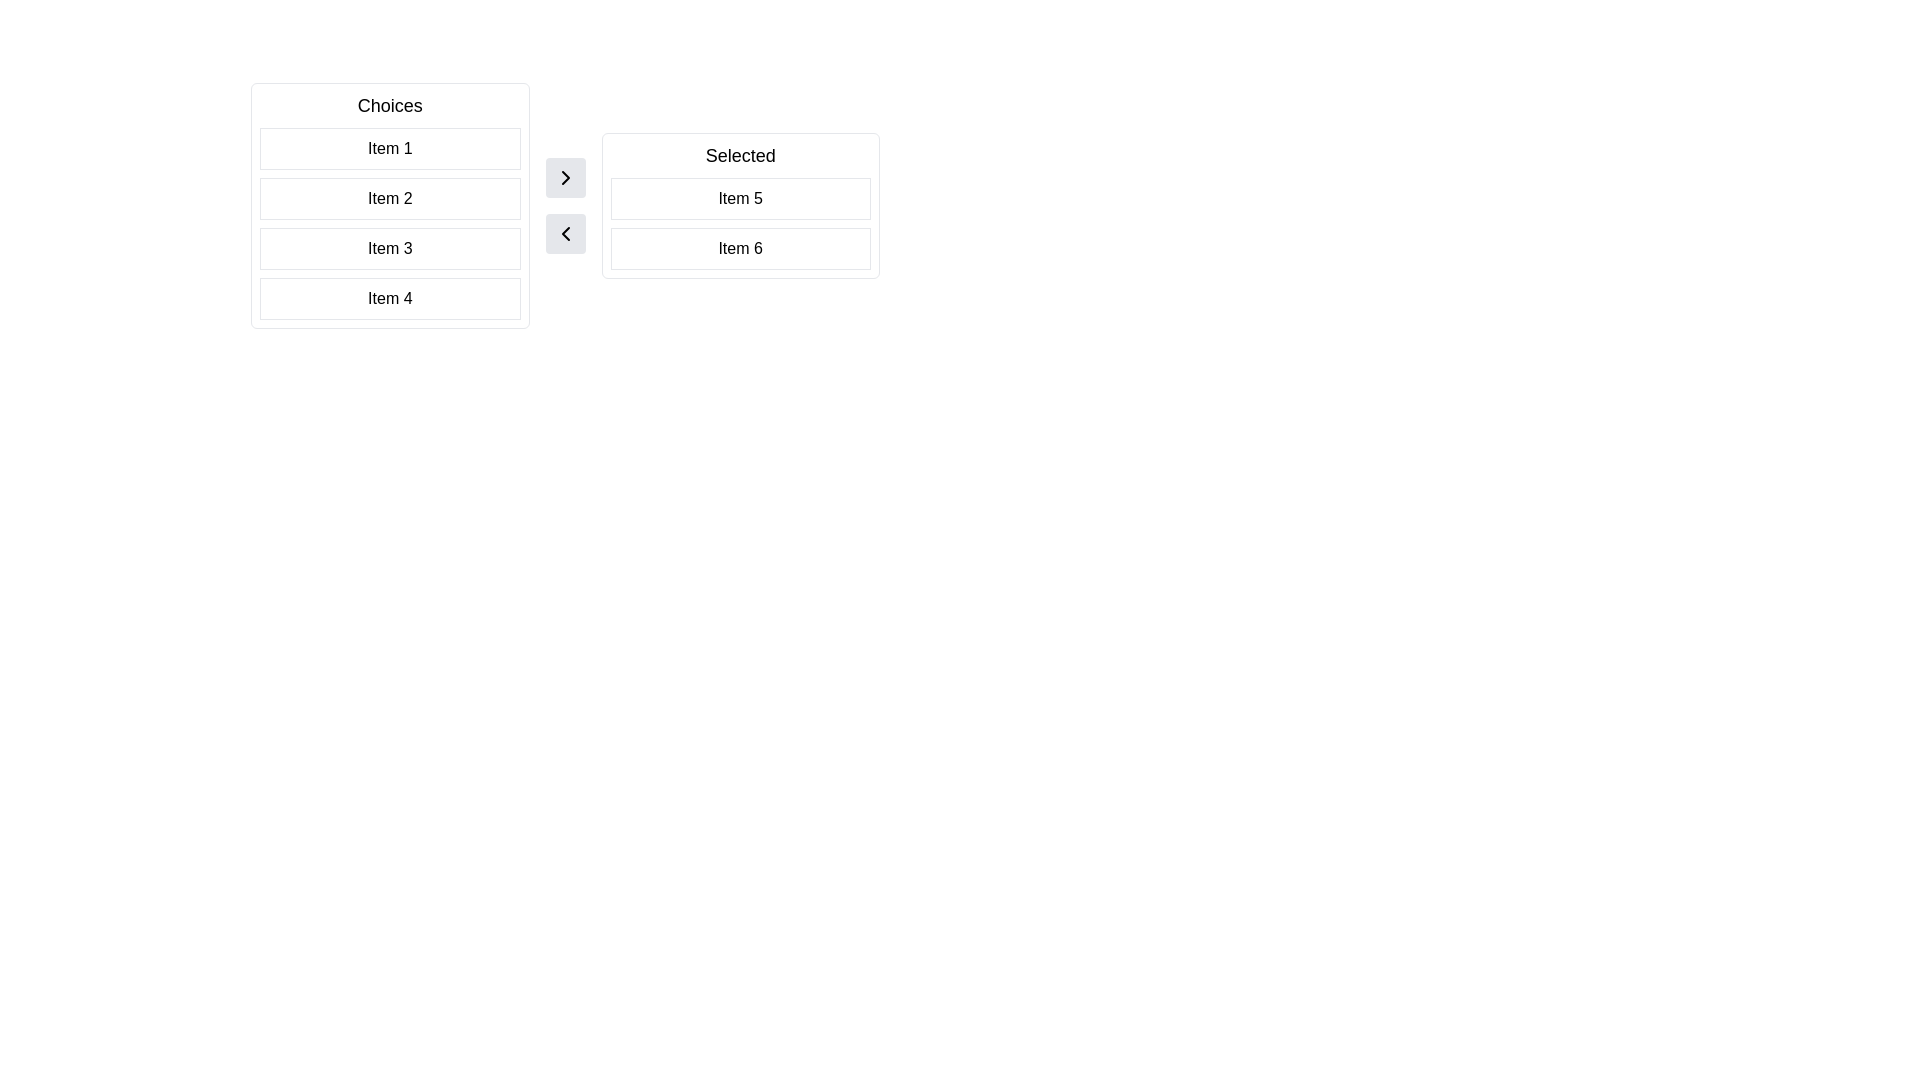 This screenshot has height=1080, width=1920. Describe the element at coordinates (564, 233) in the screenshot. I see `the navigation icon within the interactive button to shift from the 'Selected' column back to the 'Choices' column` at that location.